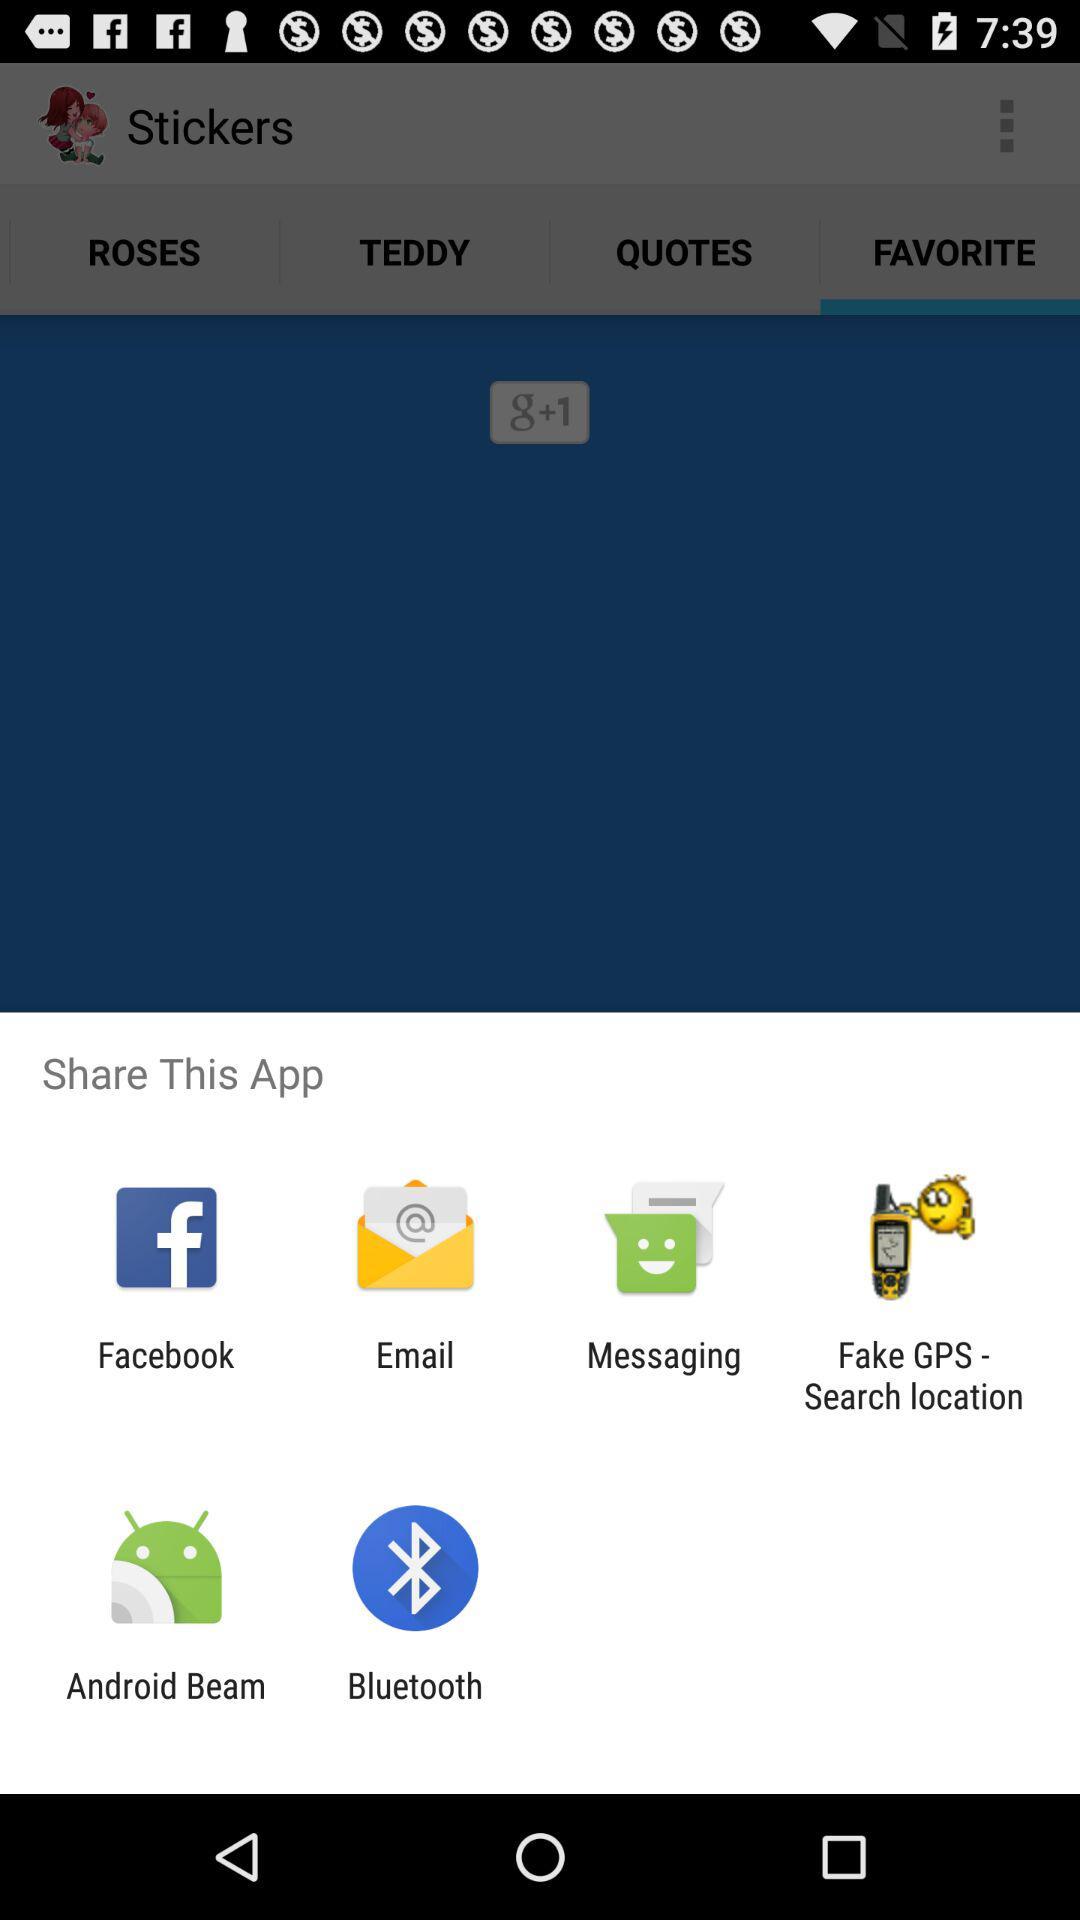 This screenshot has width=1080, height=1920. What do you see at coordinates (664, 1374) in the screenshot?
I see `the icon next to email icon` at bounding box center [664, 1374].